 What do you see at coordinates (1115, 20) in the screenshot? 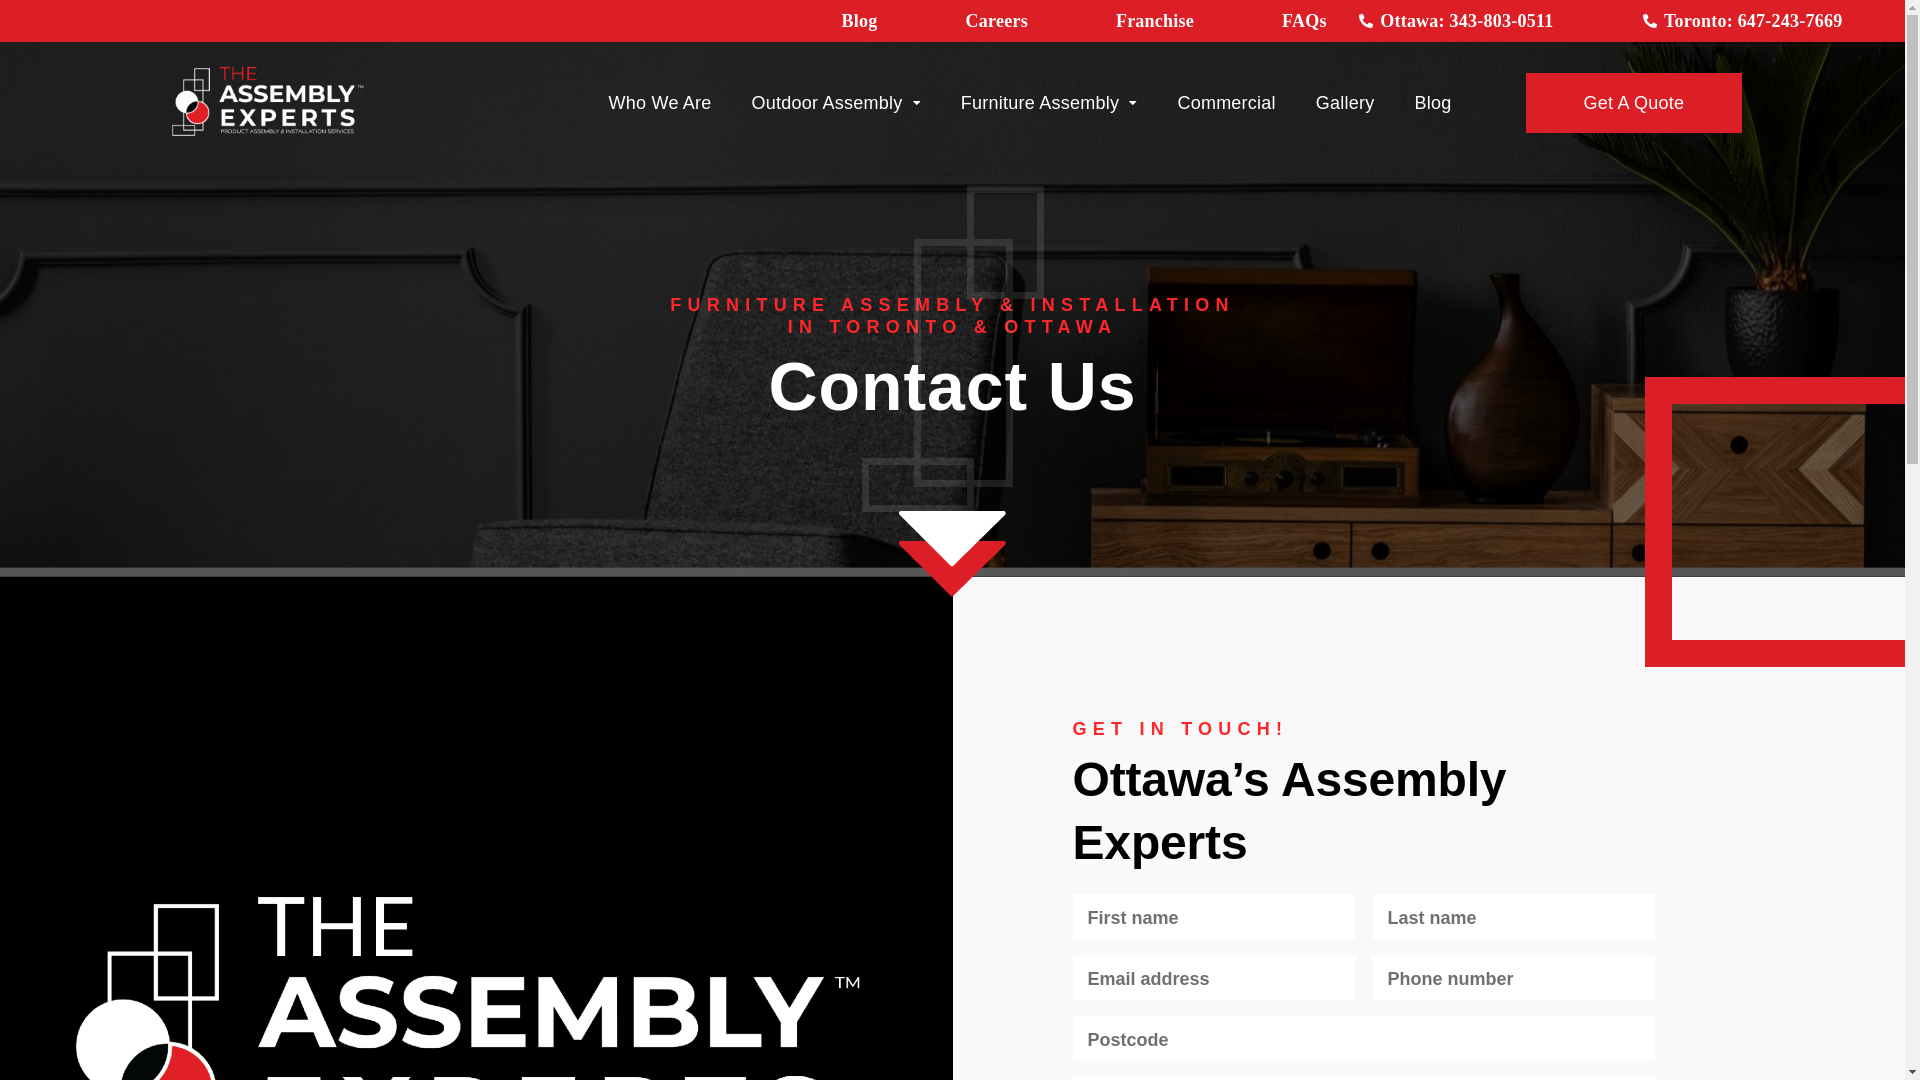
I see `'Franchise'` at bounding box center [1115, 20].